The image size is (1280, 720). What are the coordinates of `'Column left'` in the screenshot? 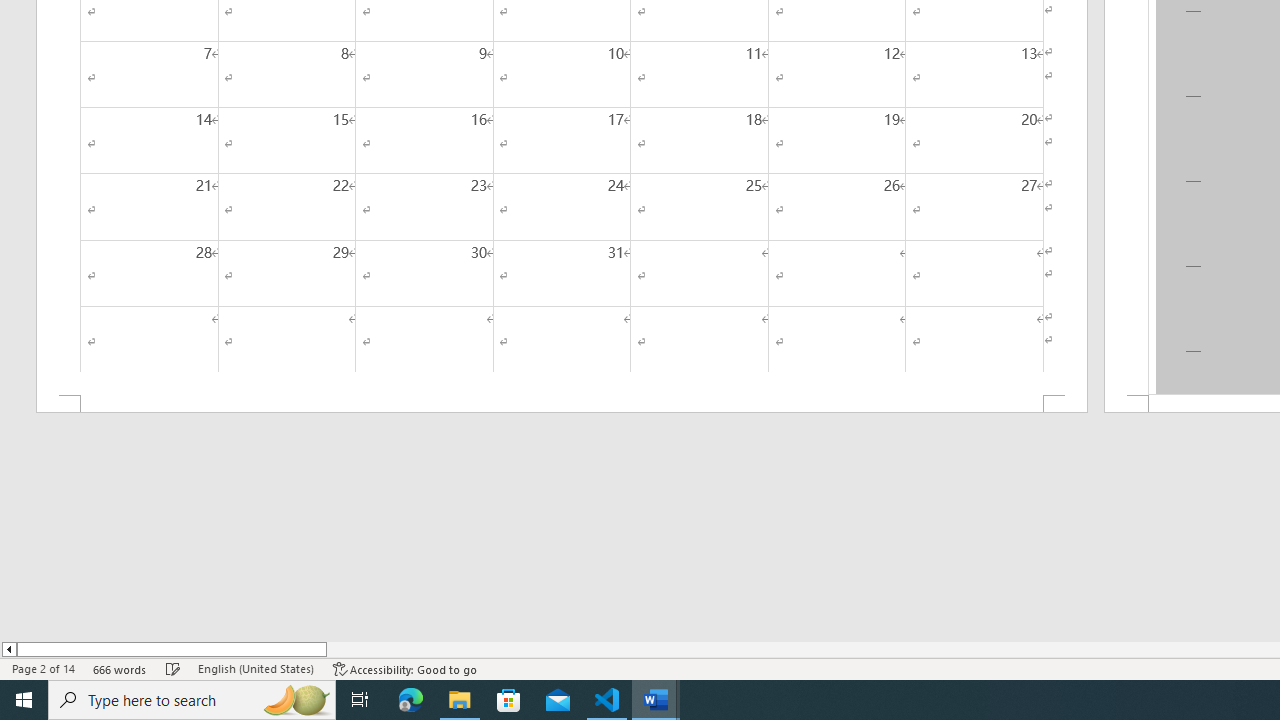 It's located at (8, 649).